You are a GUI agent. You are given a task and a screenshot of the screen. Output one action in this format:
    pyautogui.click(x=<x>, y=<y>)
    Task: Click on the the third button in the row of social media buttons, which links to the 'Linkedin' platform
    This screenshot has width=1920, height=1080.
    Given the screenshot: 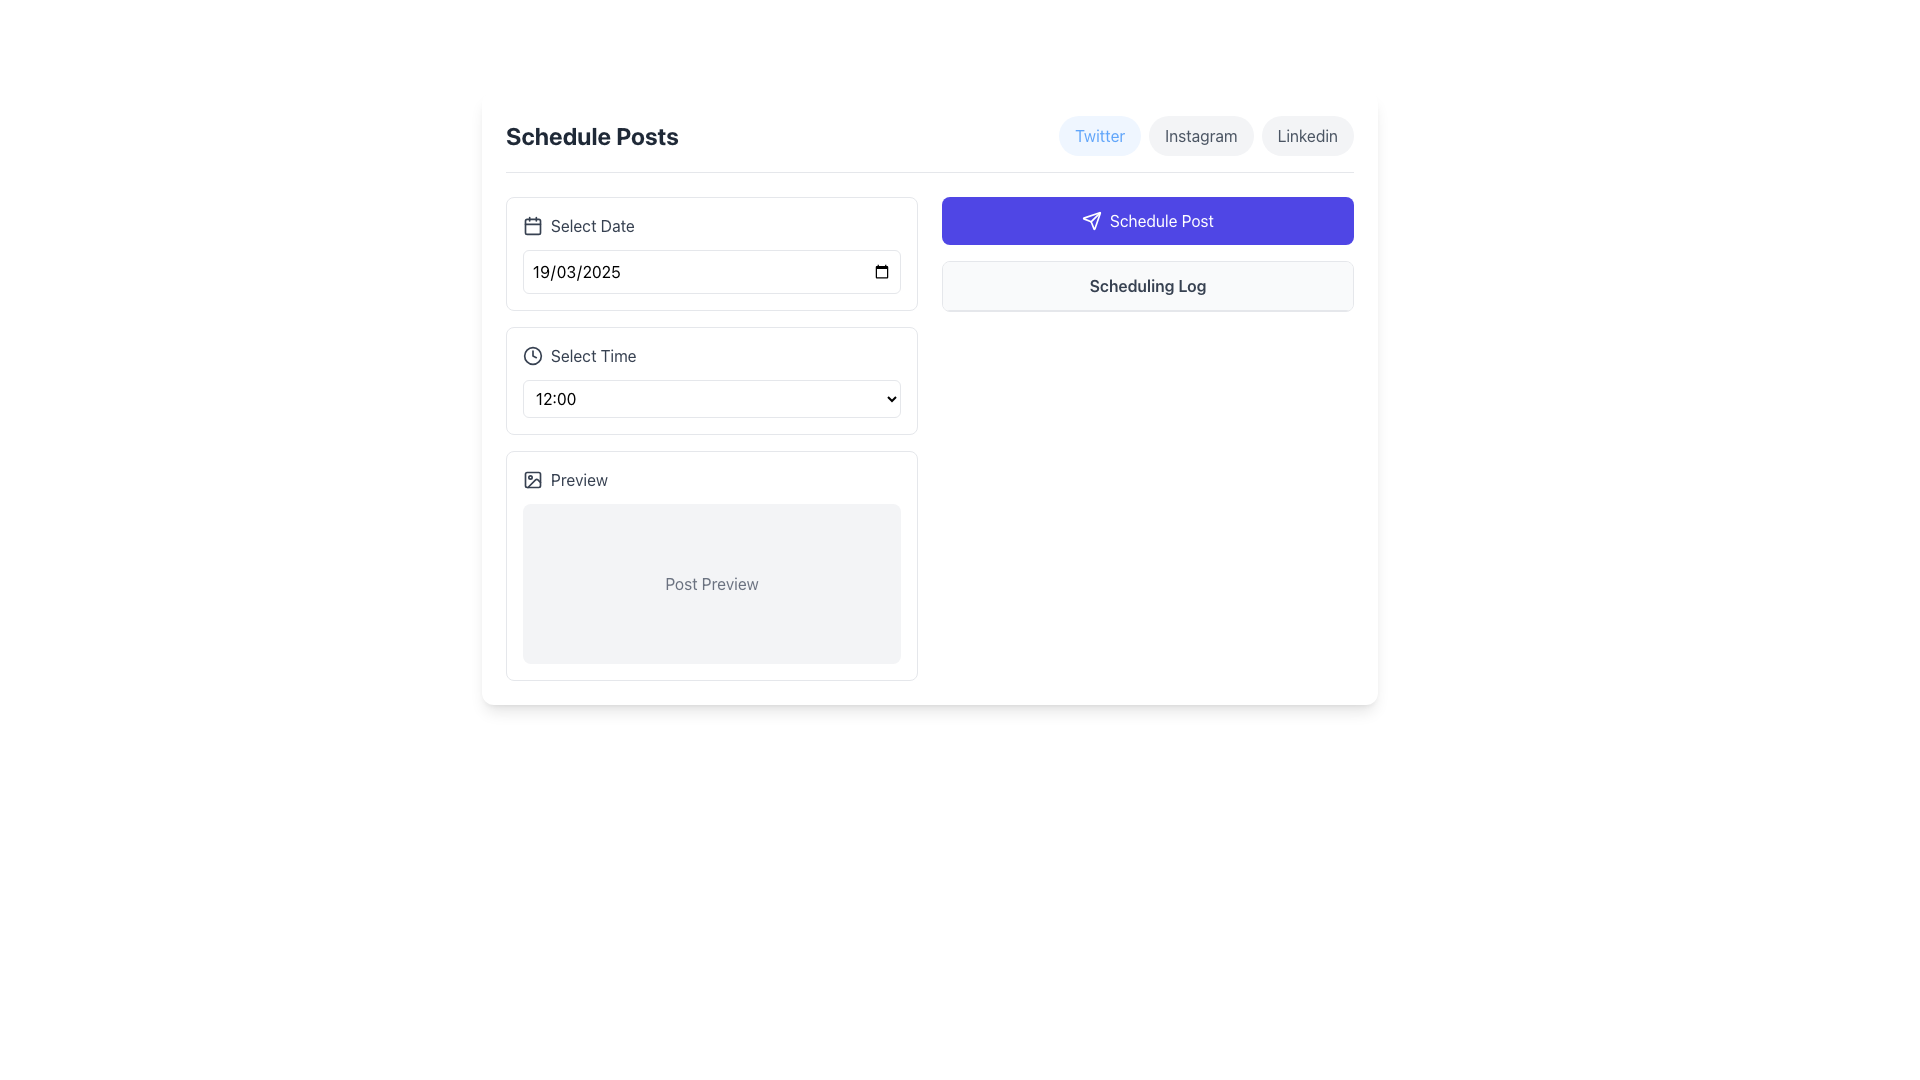 What is the action you would take?
    pyautogui.click(x=1307, y=135)
    